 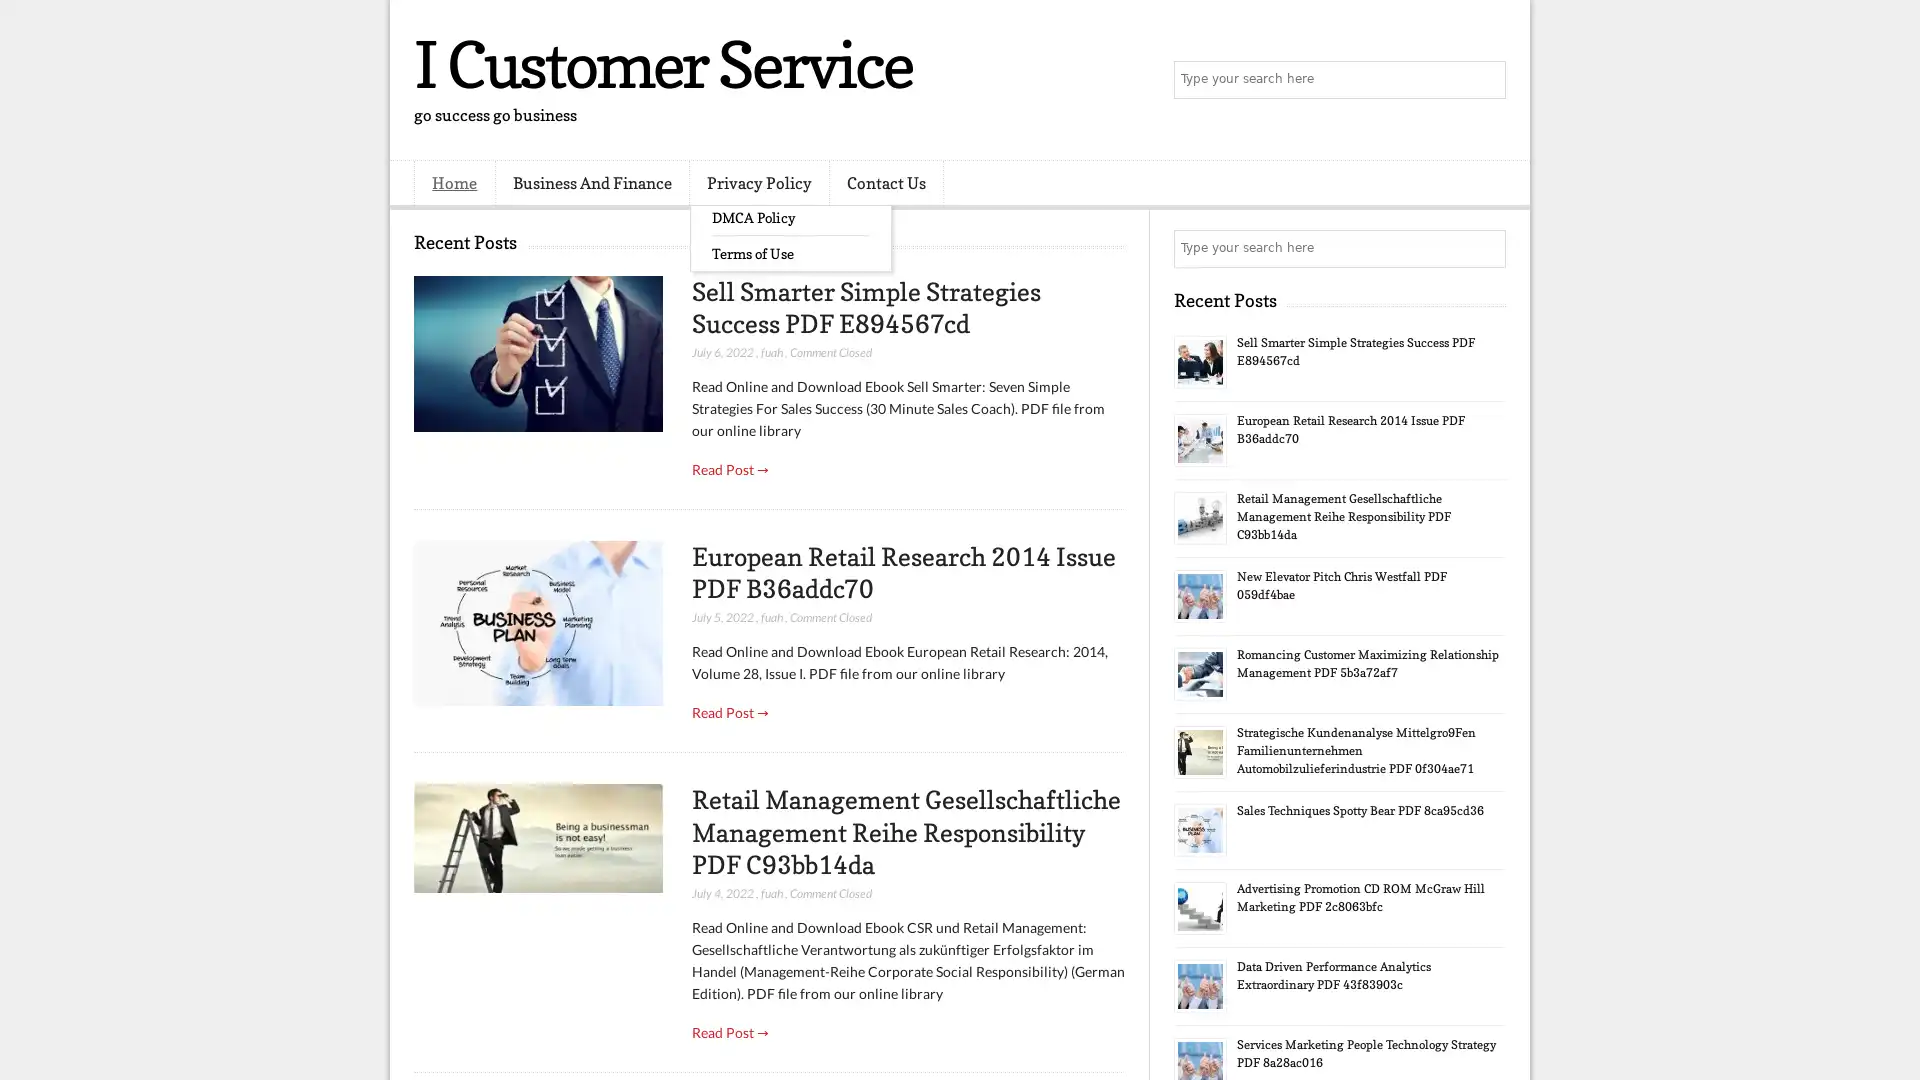 What do you see at coordinates (1485, 248) in the screenshot?
I see `Search` at bounding box center [1485, 248].